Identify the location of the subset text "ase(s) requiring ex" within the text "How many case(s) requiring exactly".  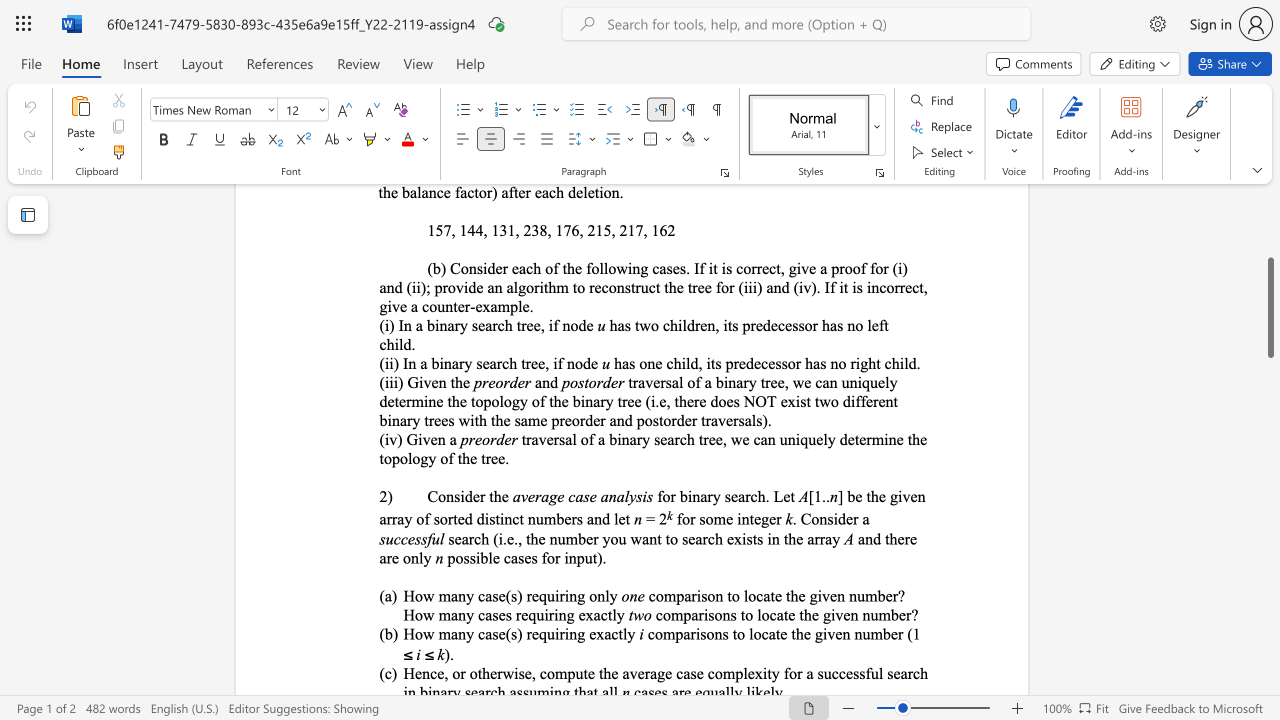
(485, 634).